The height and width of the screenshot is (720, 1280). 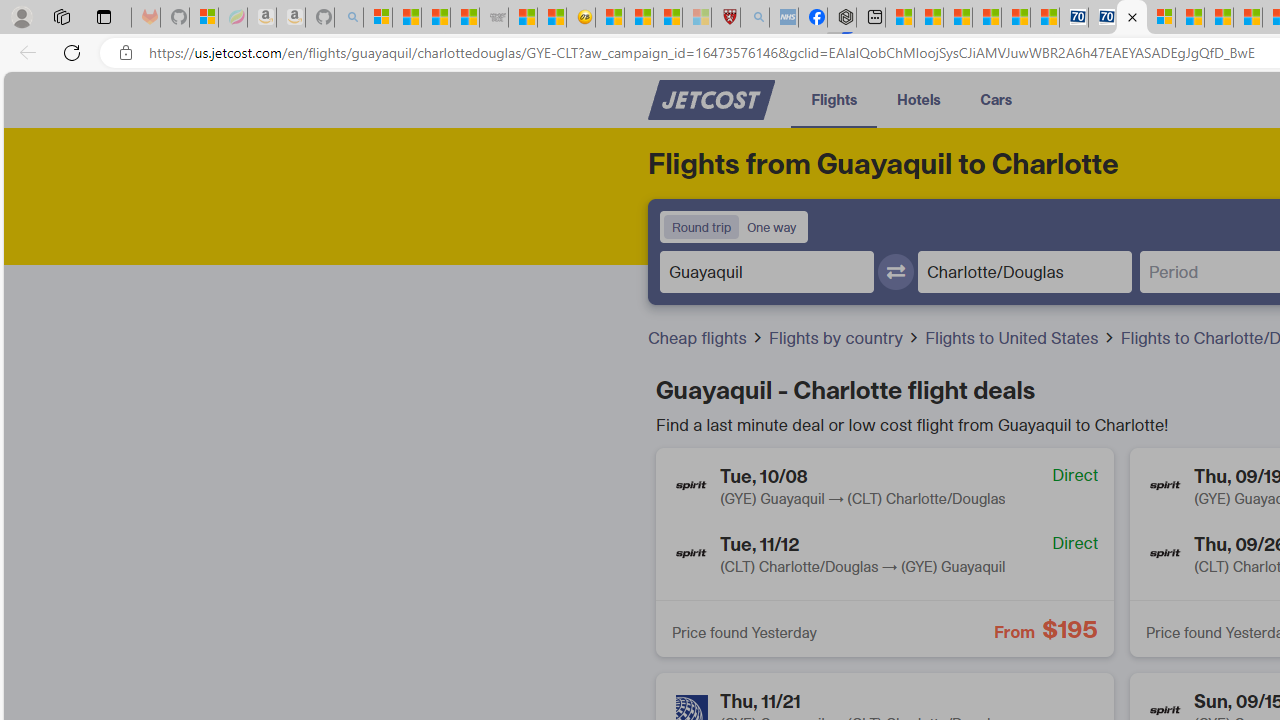 I want to click on 'Cheap flights', so click(x=706, y=337).